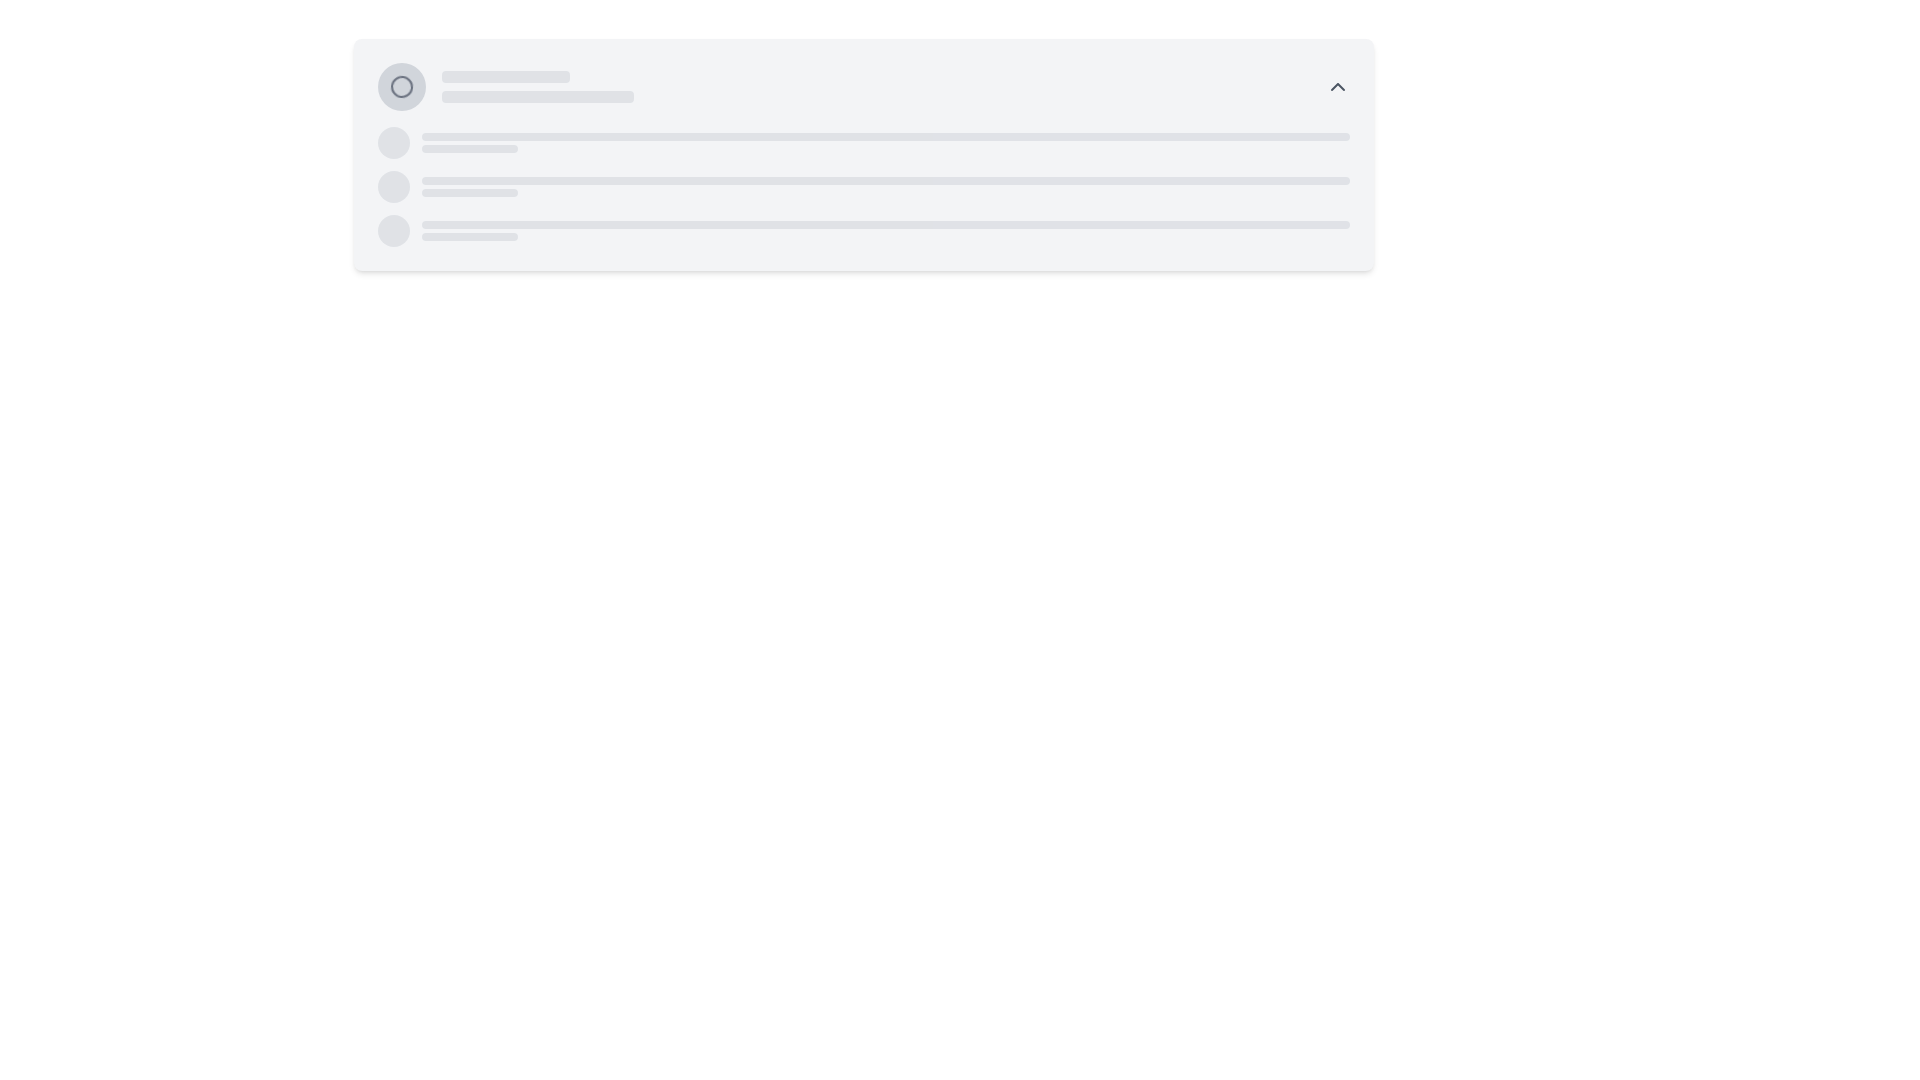 This screenshot has height=1080, width=1920. Describe the element at coordinates (864, 230) in the screenshot. I see `third Placeholder Loader Row, which serves as a visual placeholder for a loading state of a list item, positioned centrally at the bottom of a vertically stacked group of placeholder rows` at that location.